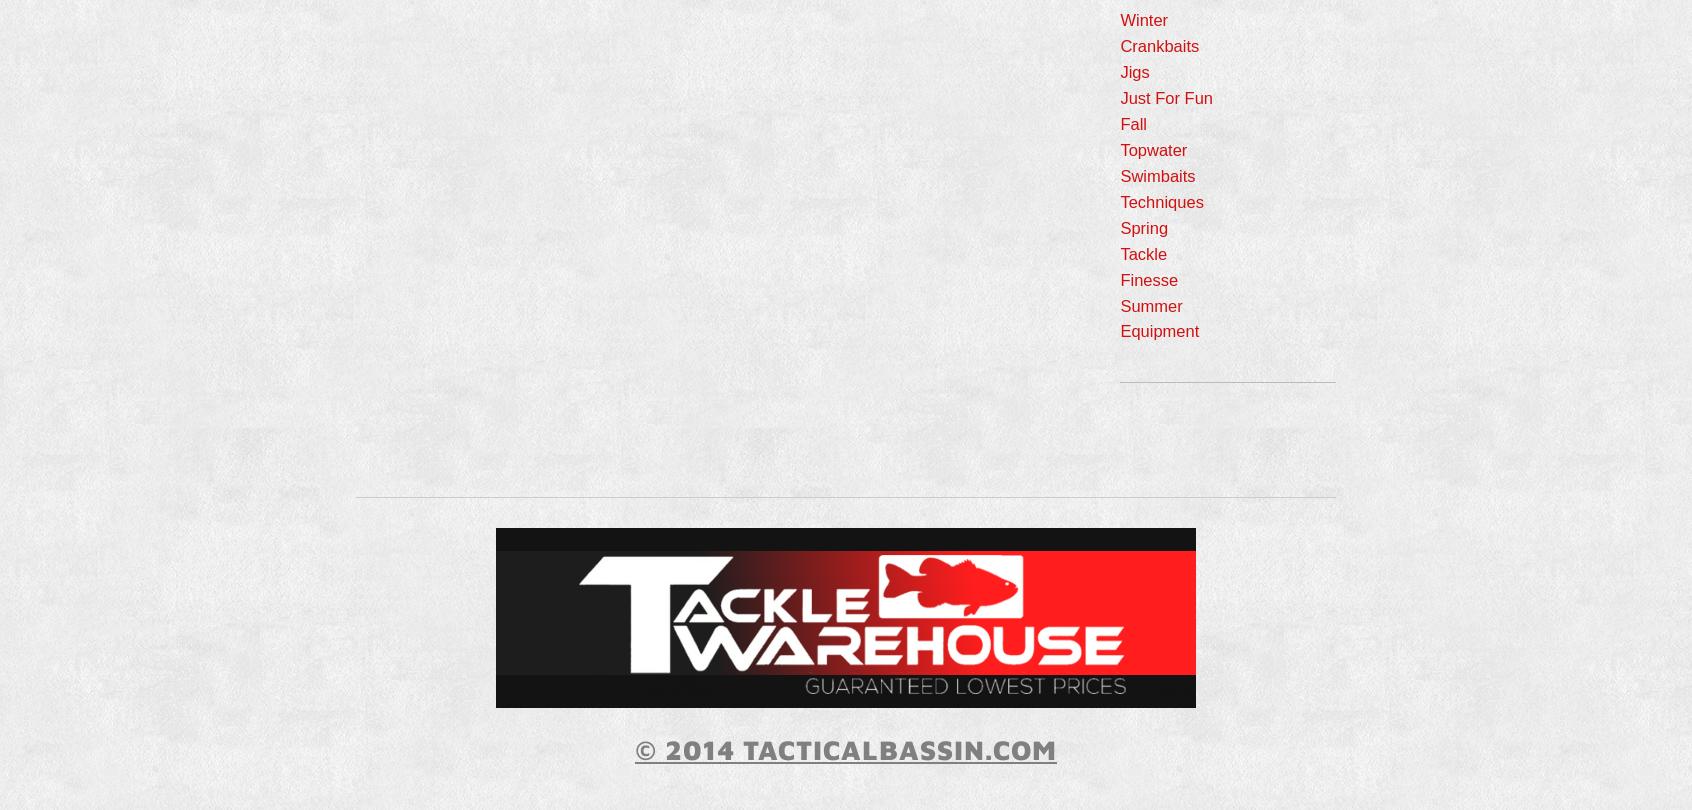  I want to click on 'Techniques', so click(1119, 200).